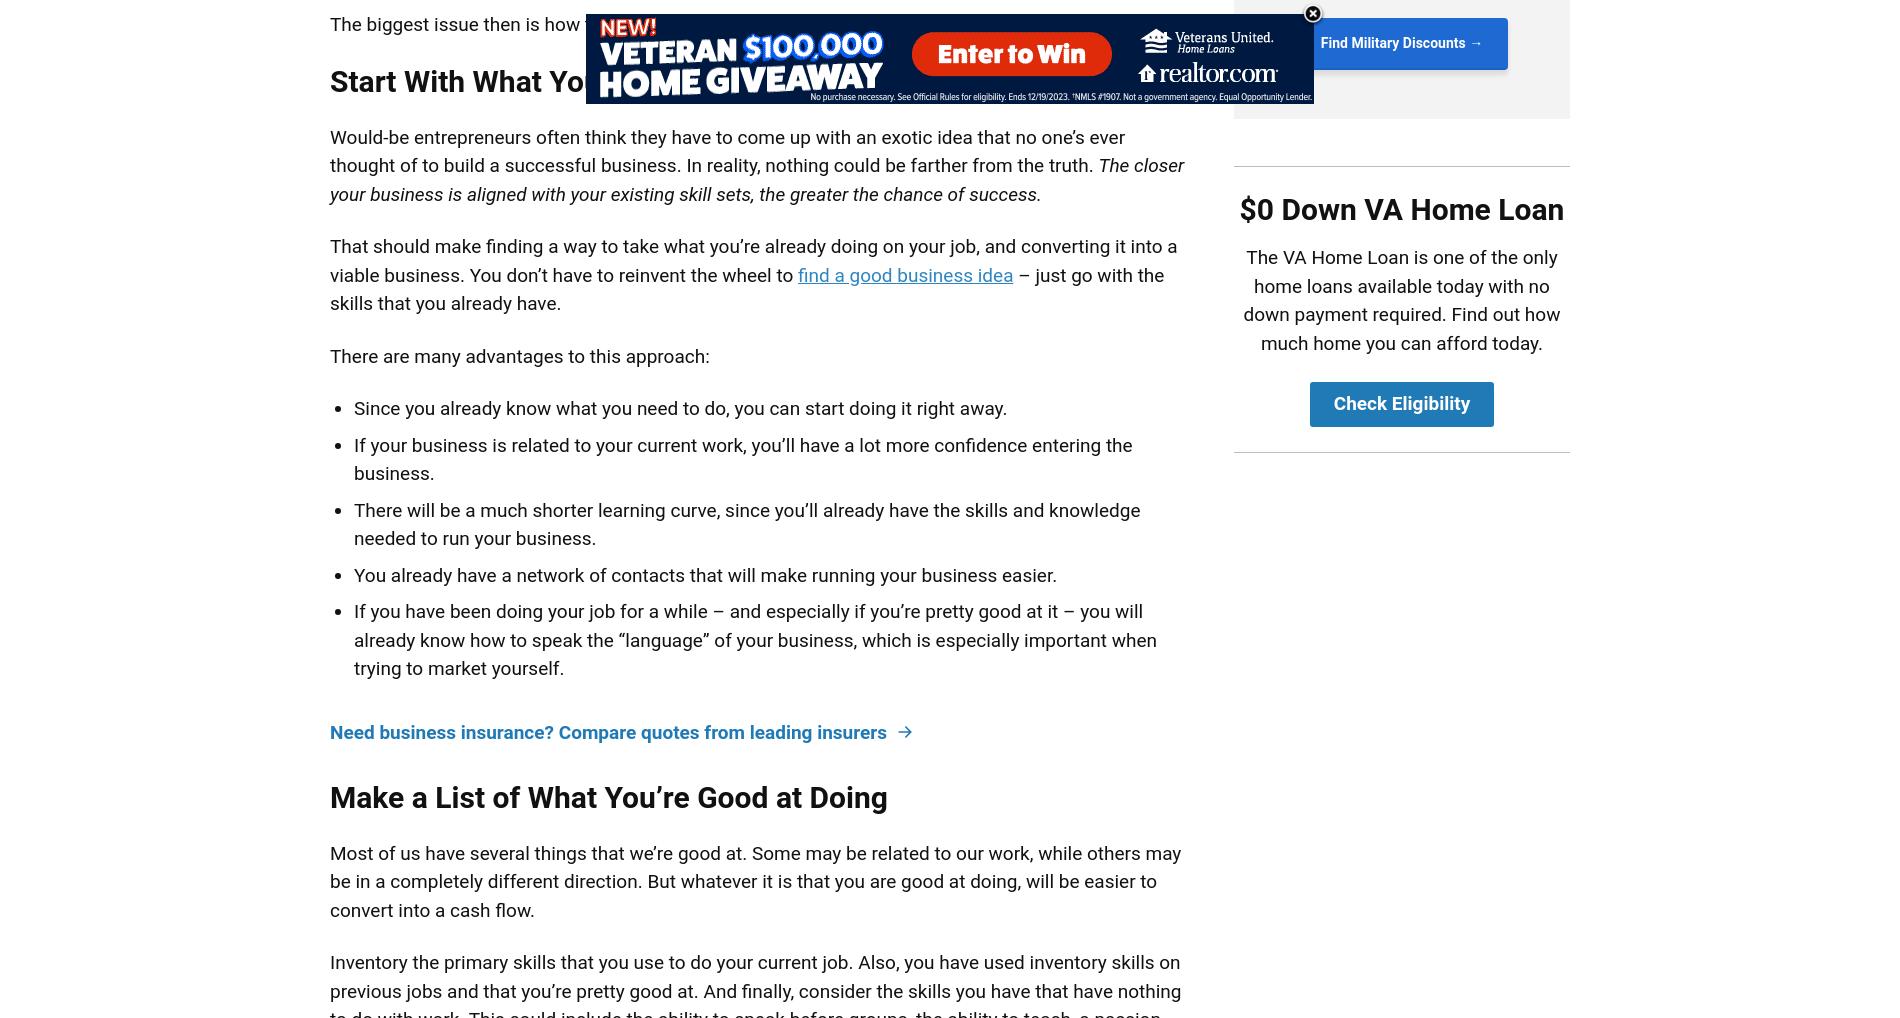  What do you see at coordinates (519, 354) in the screenshot?
I see `'There are many advantages to this approach:'` at bounding box center [519, 354].